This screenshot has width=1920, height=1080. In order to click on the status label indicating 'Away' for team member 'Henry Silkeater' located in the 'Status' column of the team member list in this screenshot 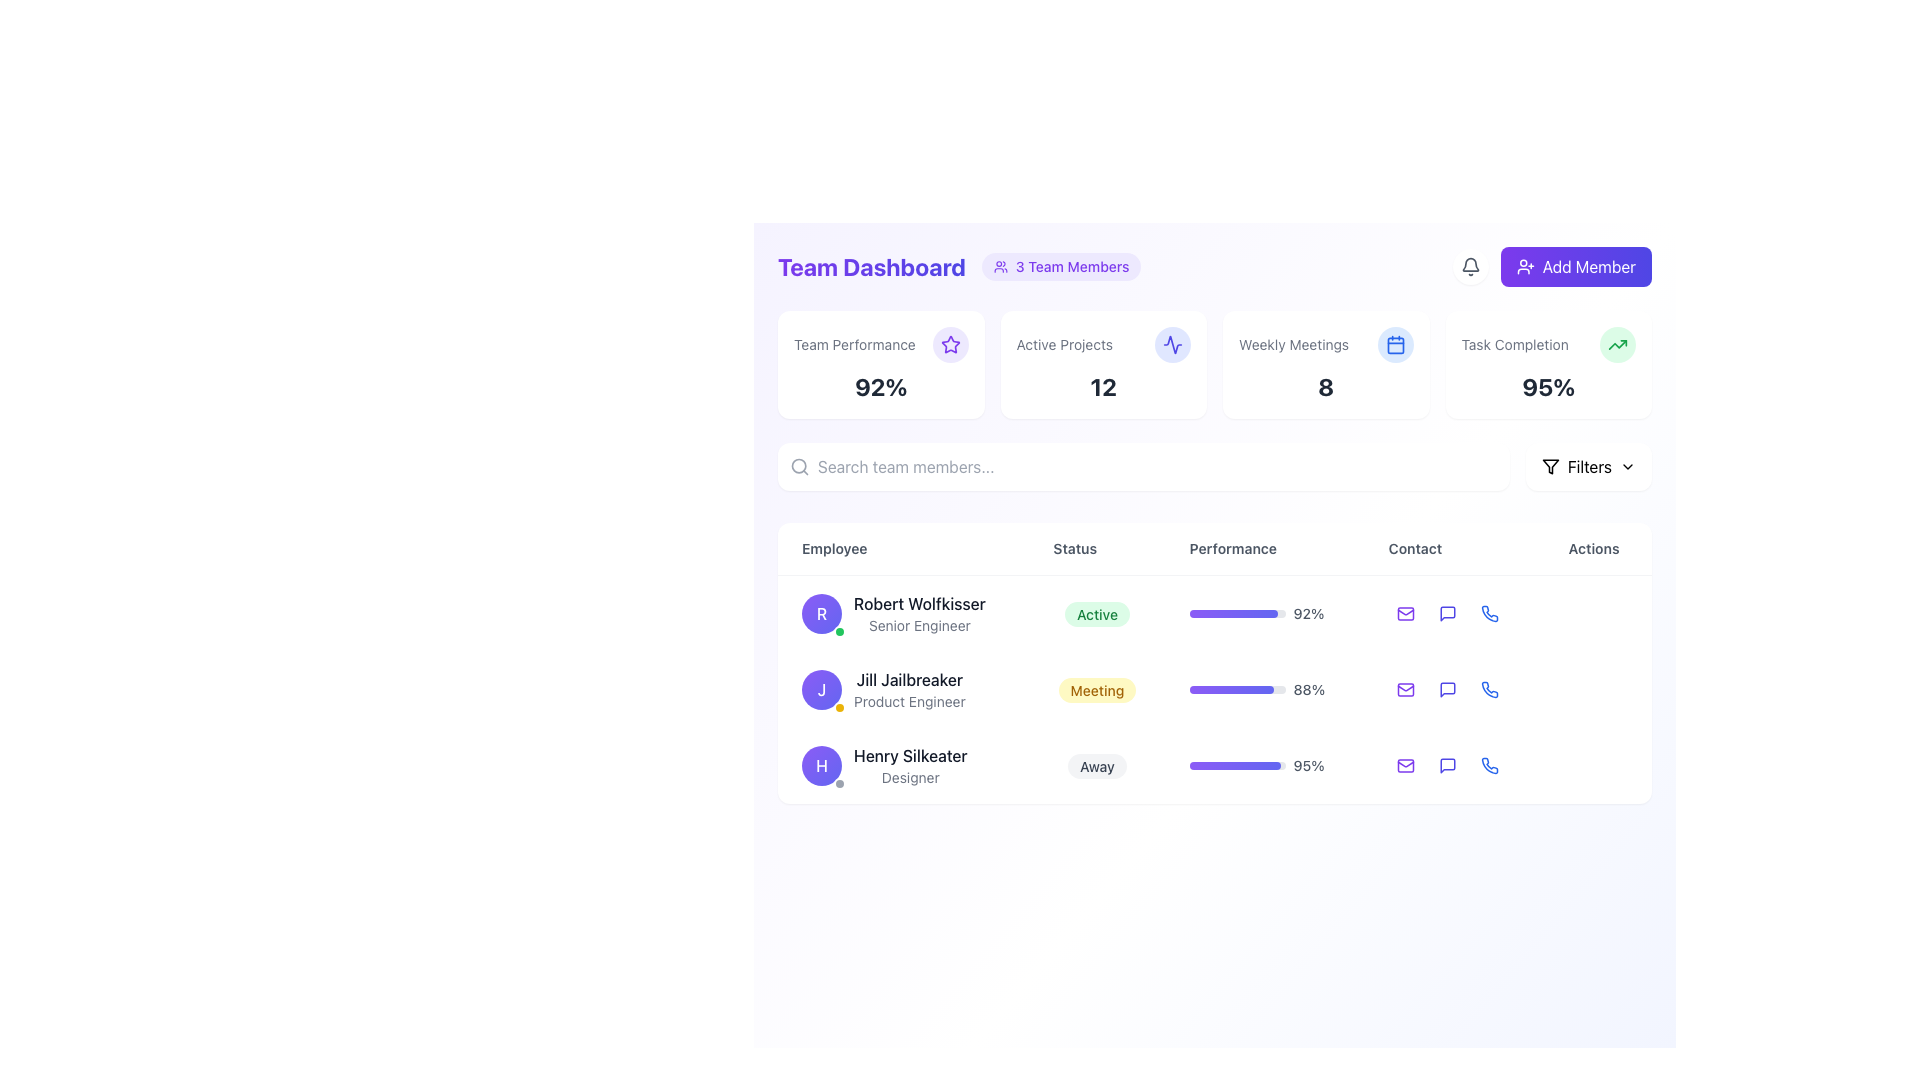, I will do `click(1096, 765)`.